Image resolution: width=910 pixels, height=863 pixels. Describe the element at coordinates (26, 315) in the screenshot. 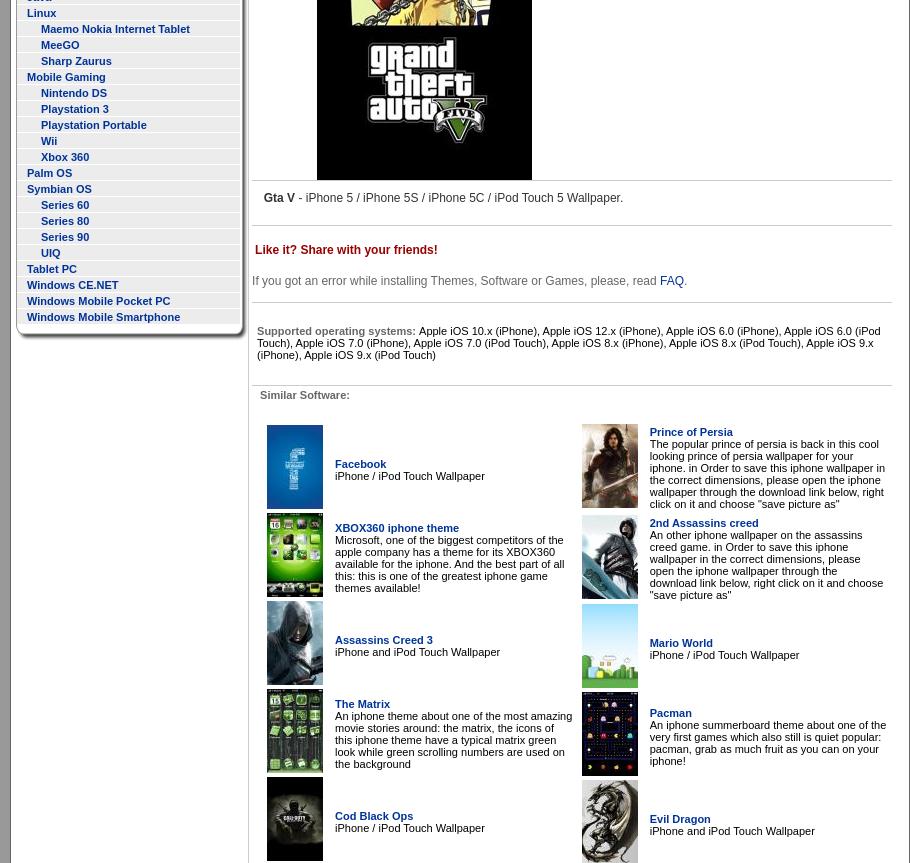

I see `'Windows Mobile Smartphone'` at that location.